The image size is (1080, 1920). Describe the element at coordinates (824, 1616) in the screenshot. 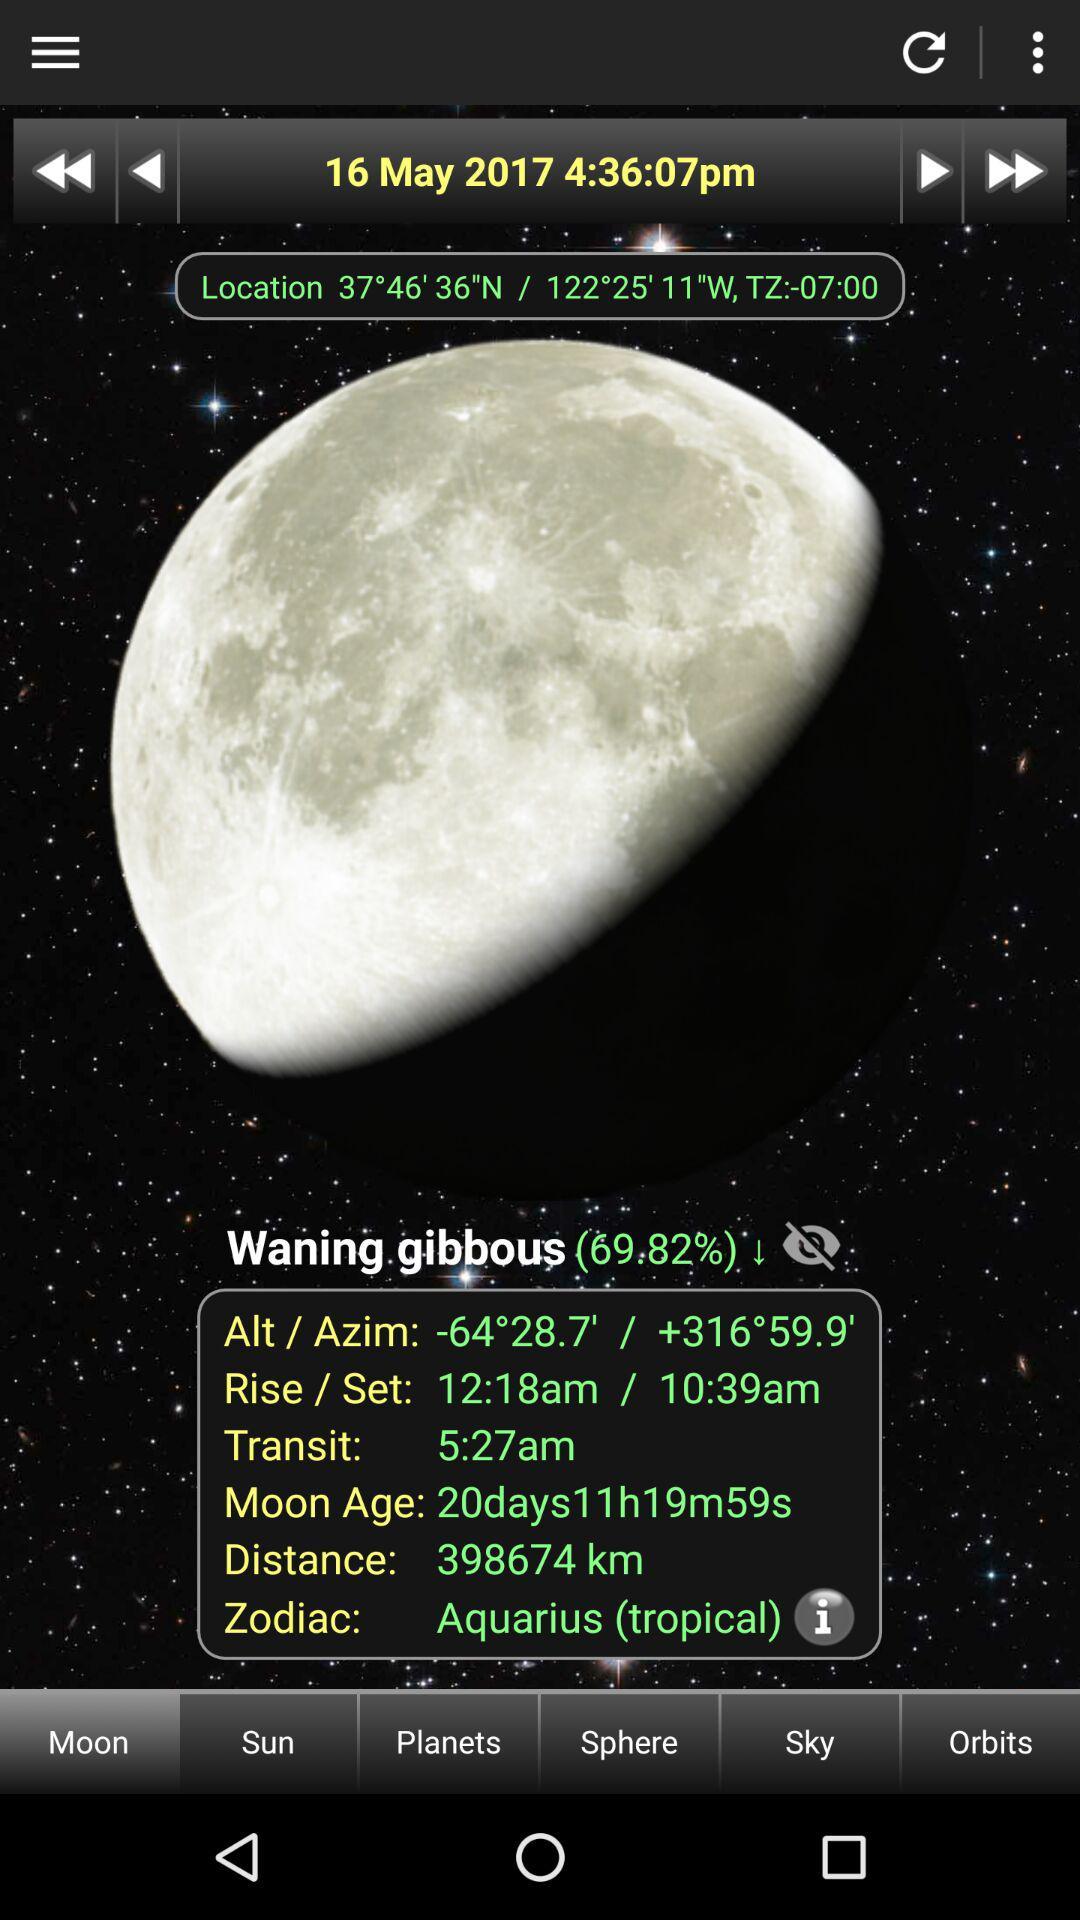

I see `icon next to the aquarius (tropical) item` at that location.